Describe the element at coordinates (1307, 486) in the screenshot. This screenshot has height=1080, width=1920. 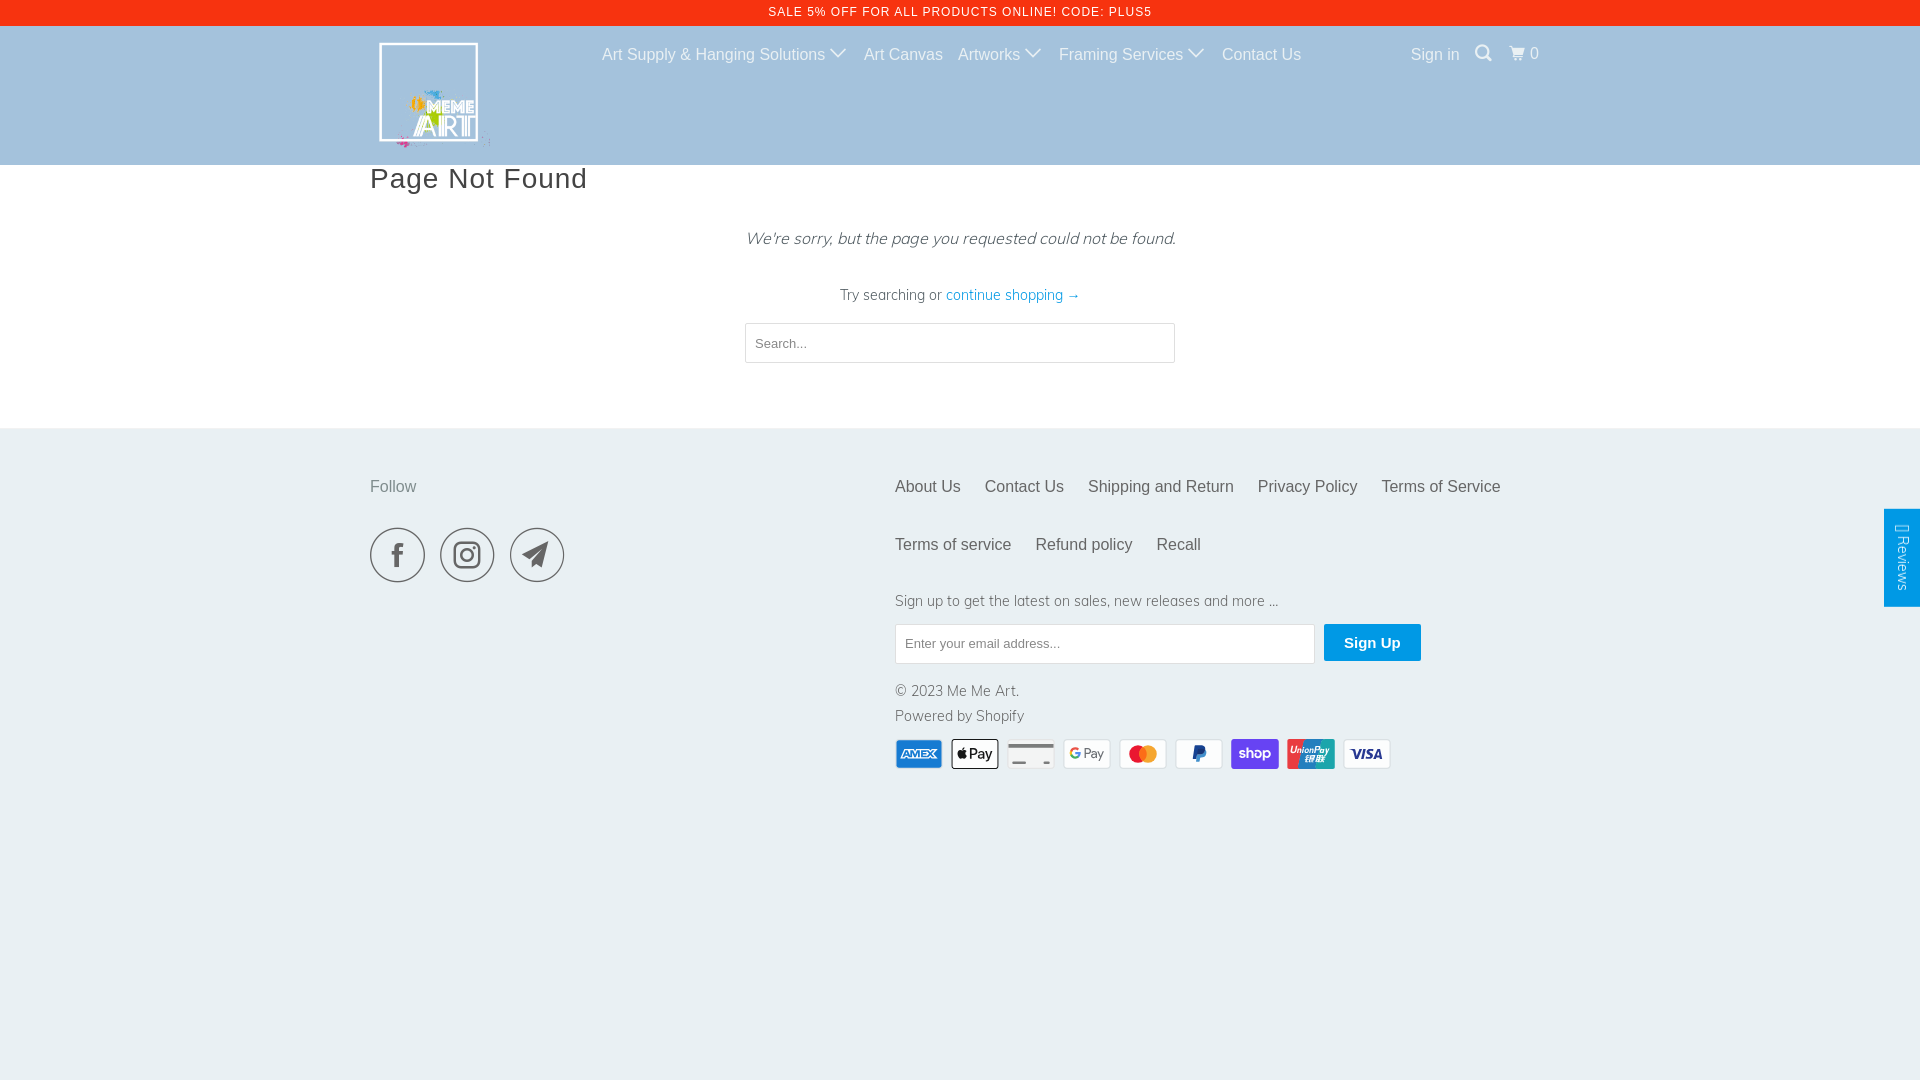
I see `'Privacy Policy'` at that location.